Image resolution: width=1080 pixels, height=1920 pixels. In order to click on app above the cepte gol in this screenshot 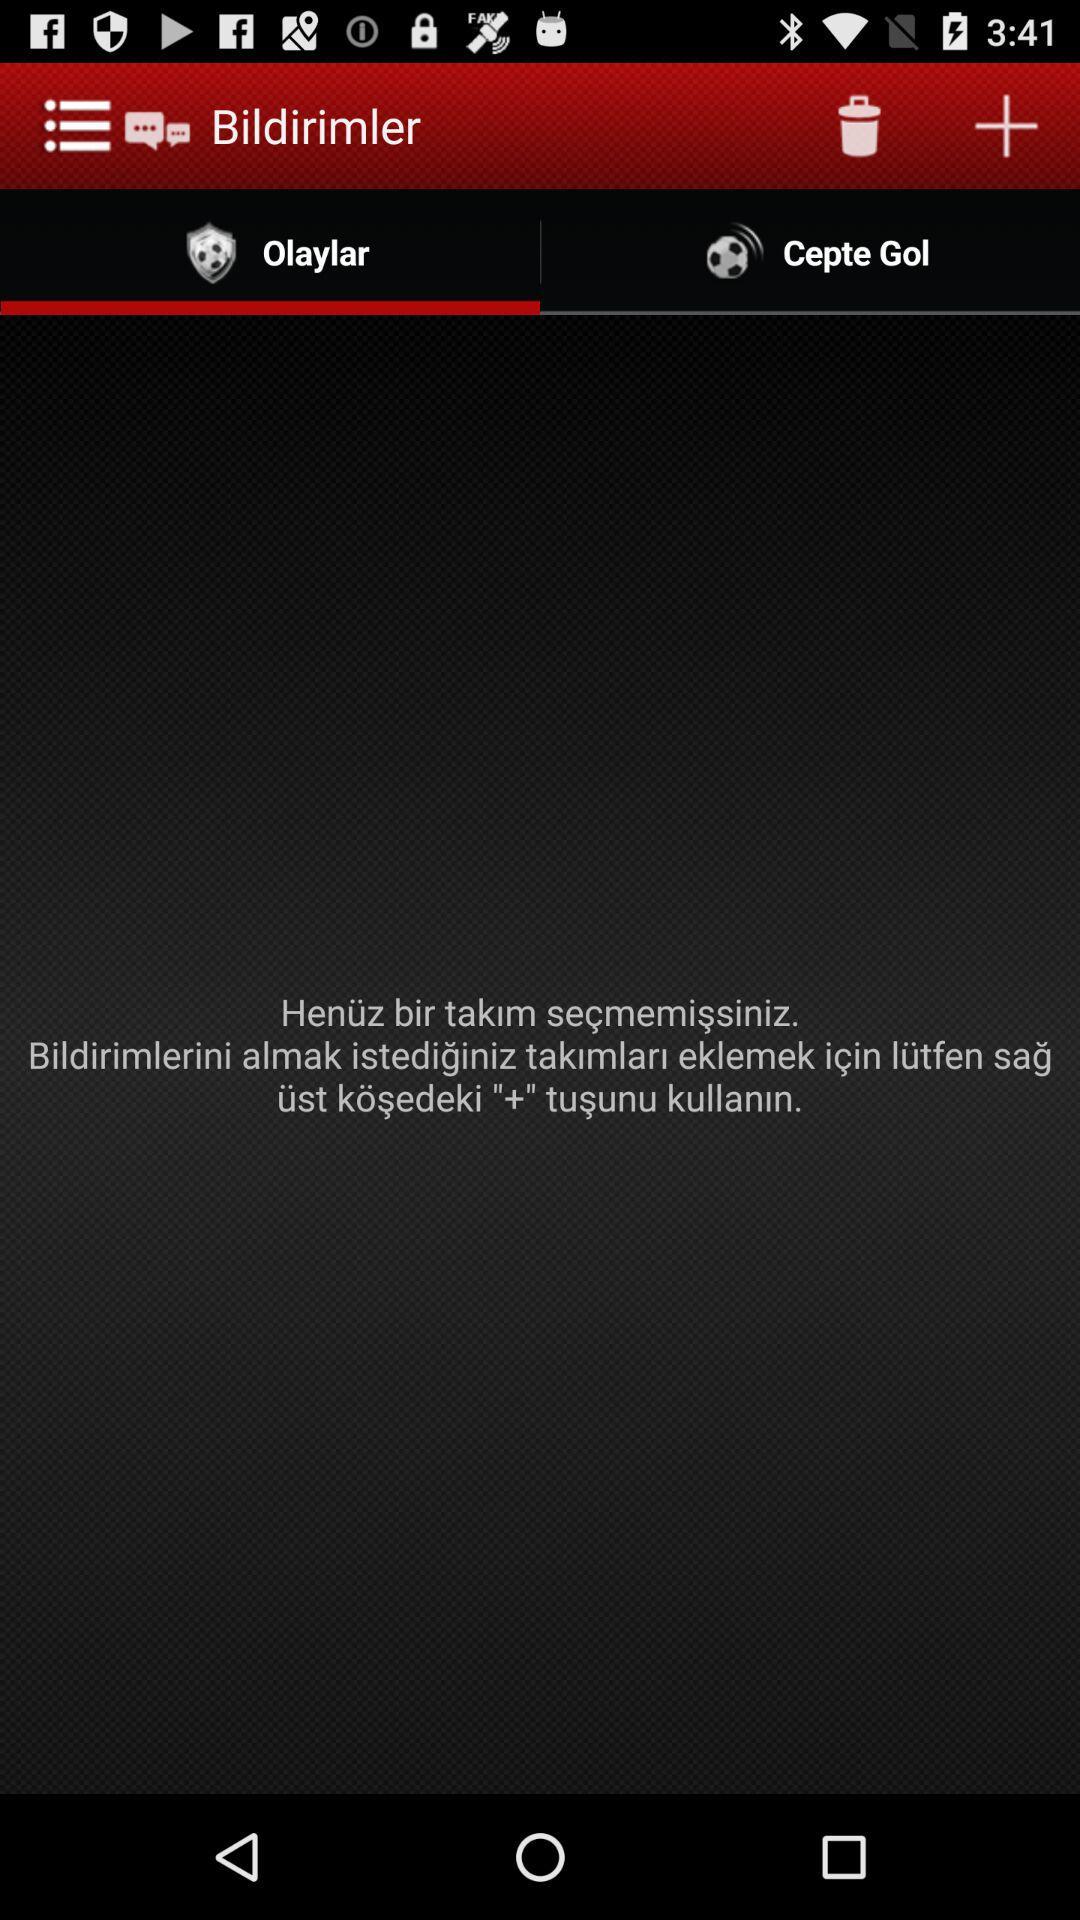, I will do `click(858, 124)`.